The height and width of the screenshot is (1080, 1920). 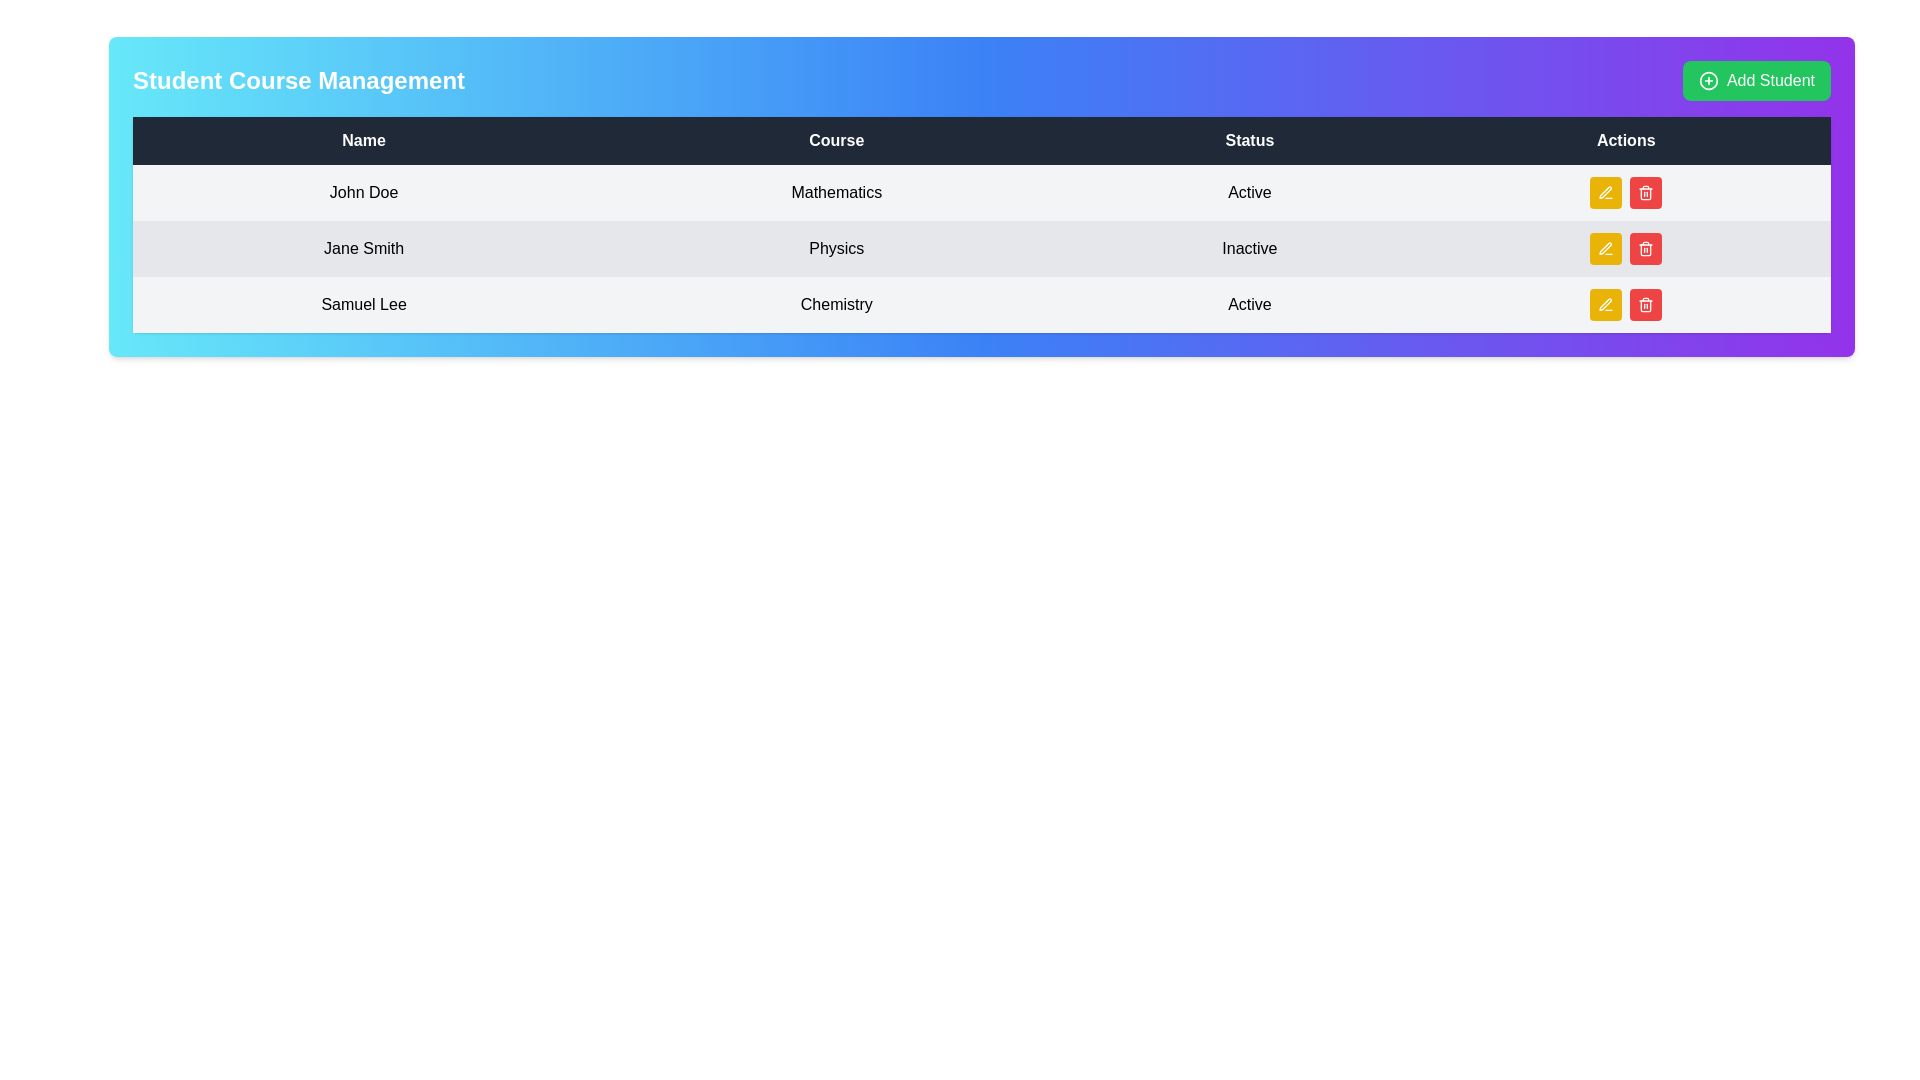 I want to click on the circular icon with a plus sign that is part of the 'Add Student' button located at the top-right corner of the interface, so click(x=1707, y=80).